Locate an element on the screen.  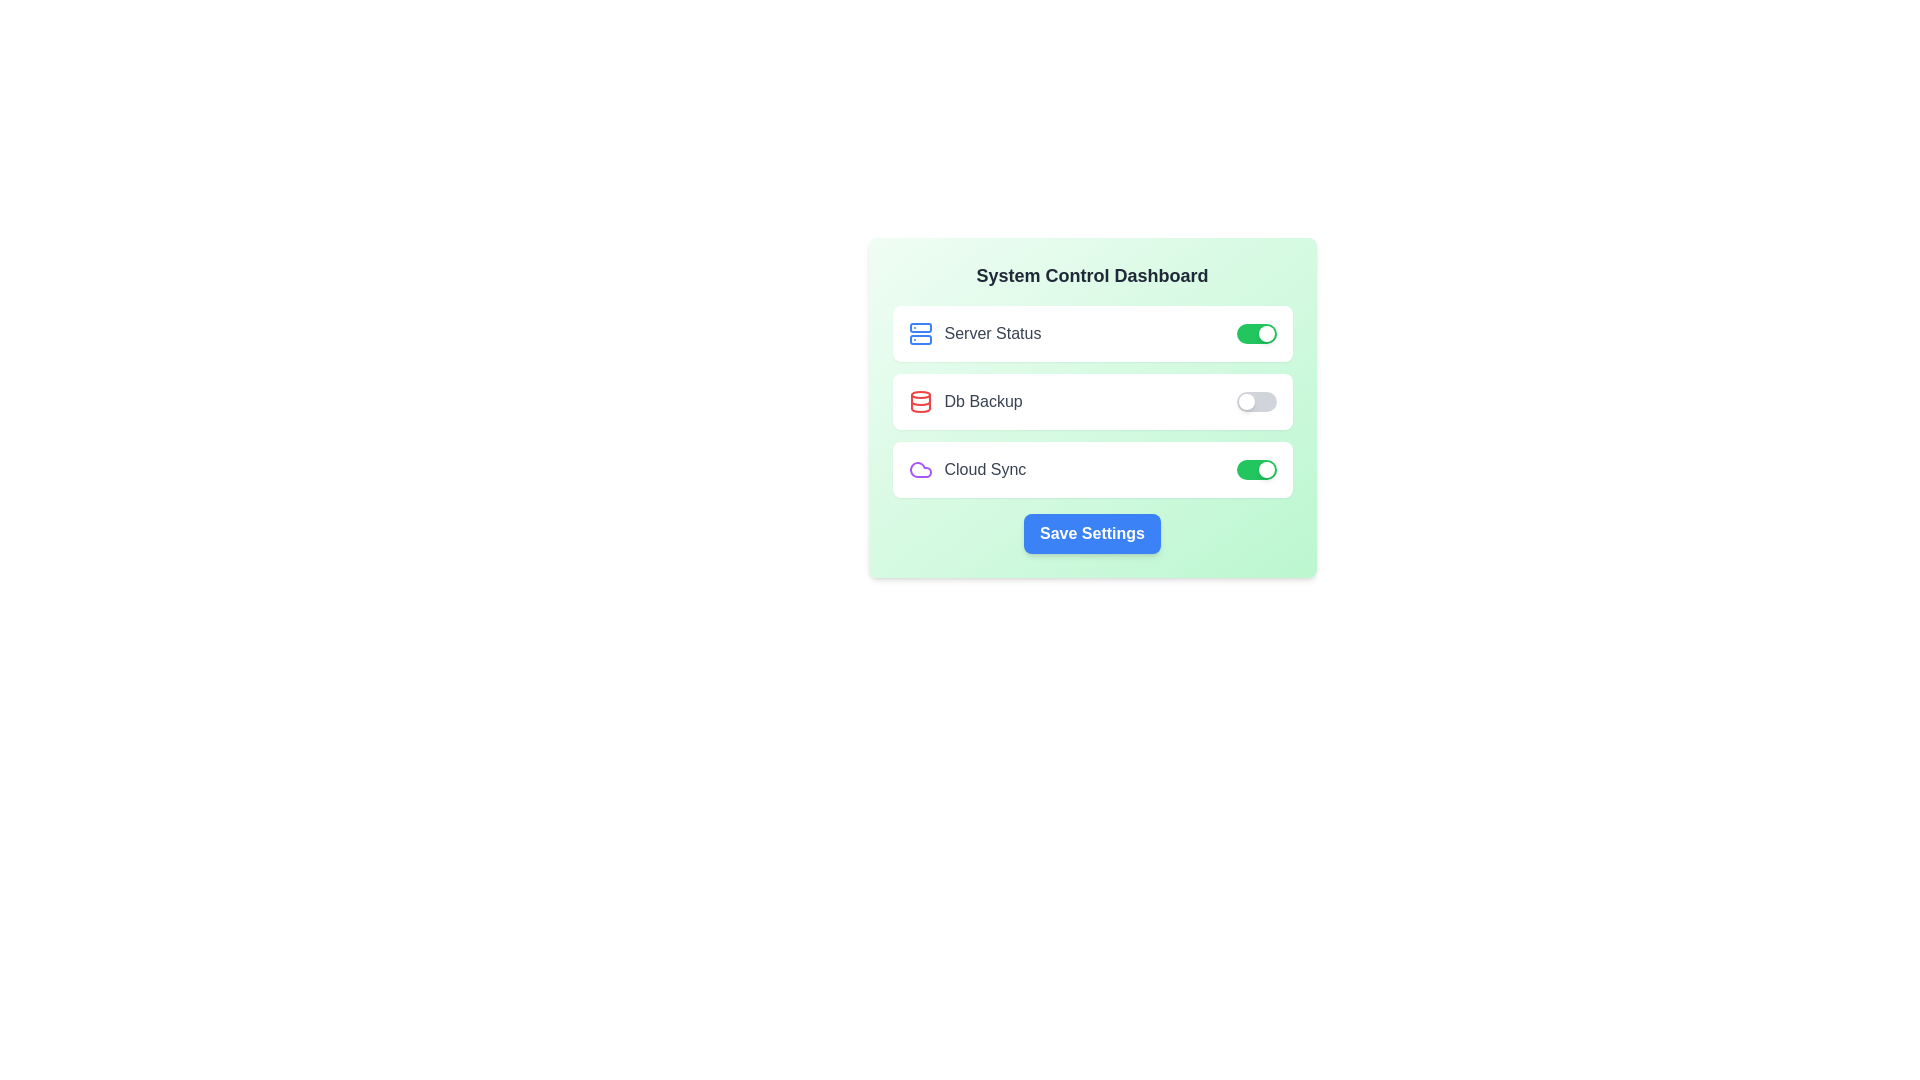
the 'Cloud Sync' toggle switch to change its state is located at coordinates (1255, 470).